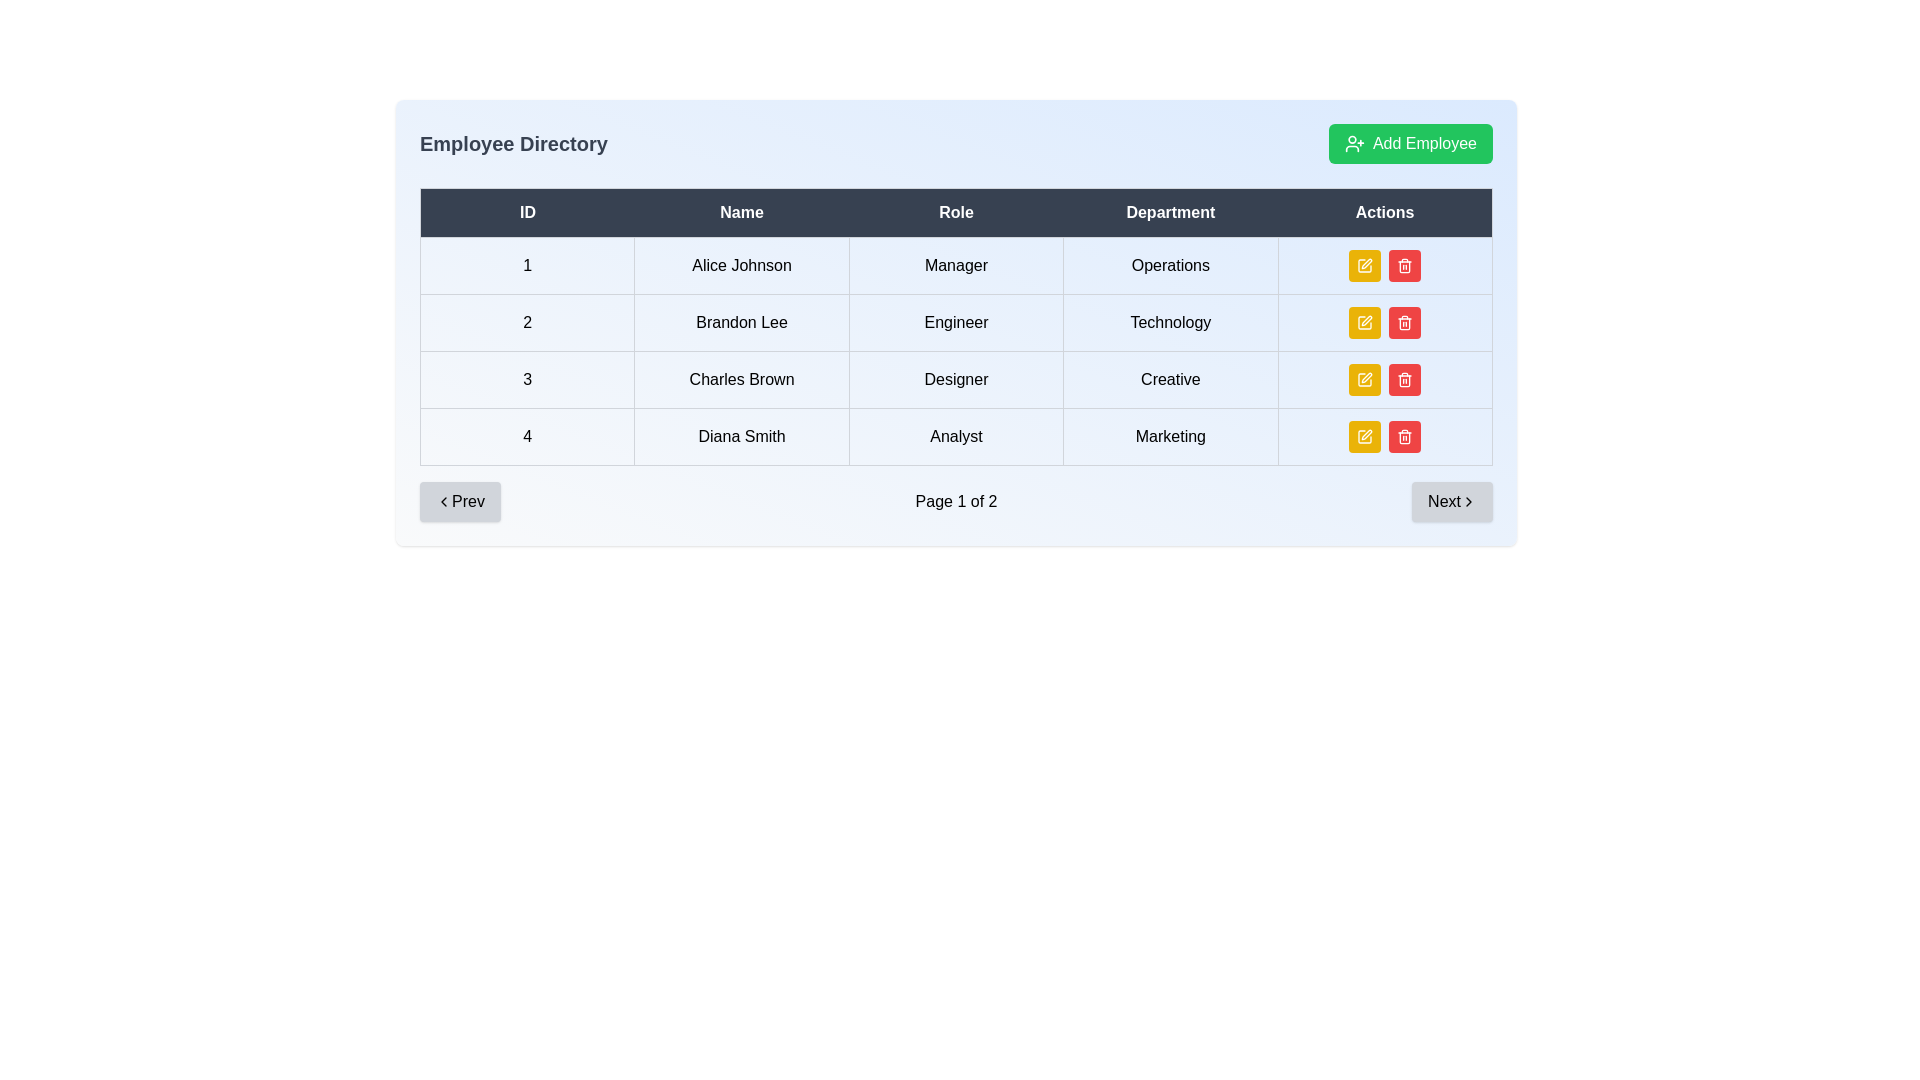  I want to click on the 'Name' column header cell, which is the second header in the table located between 'ID' and 'Role' headers, so click(741, 212).